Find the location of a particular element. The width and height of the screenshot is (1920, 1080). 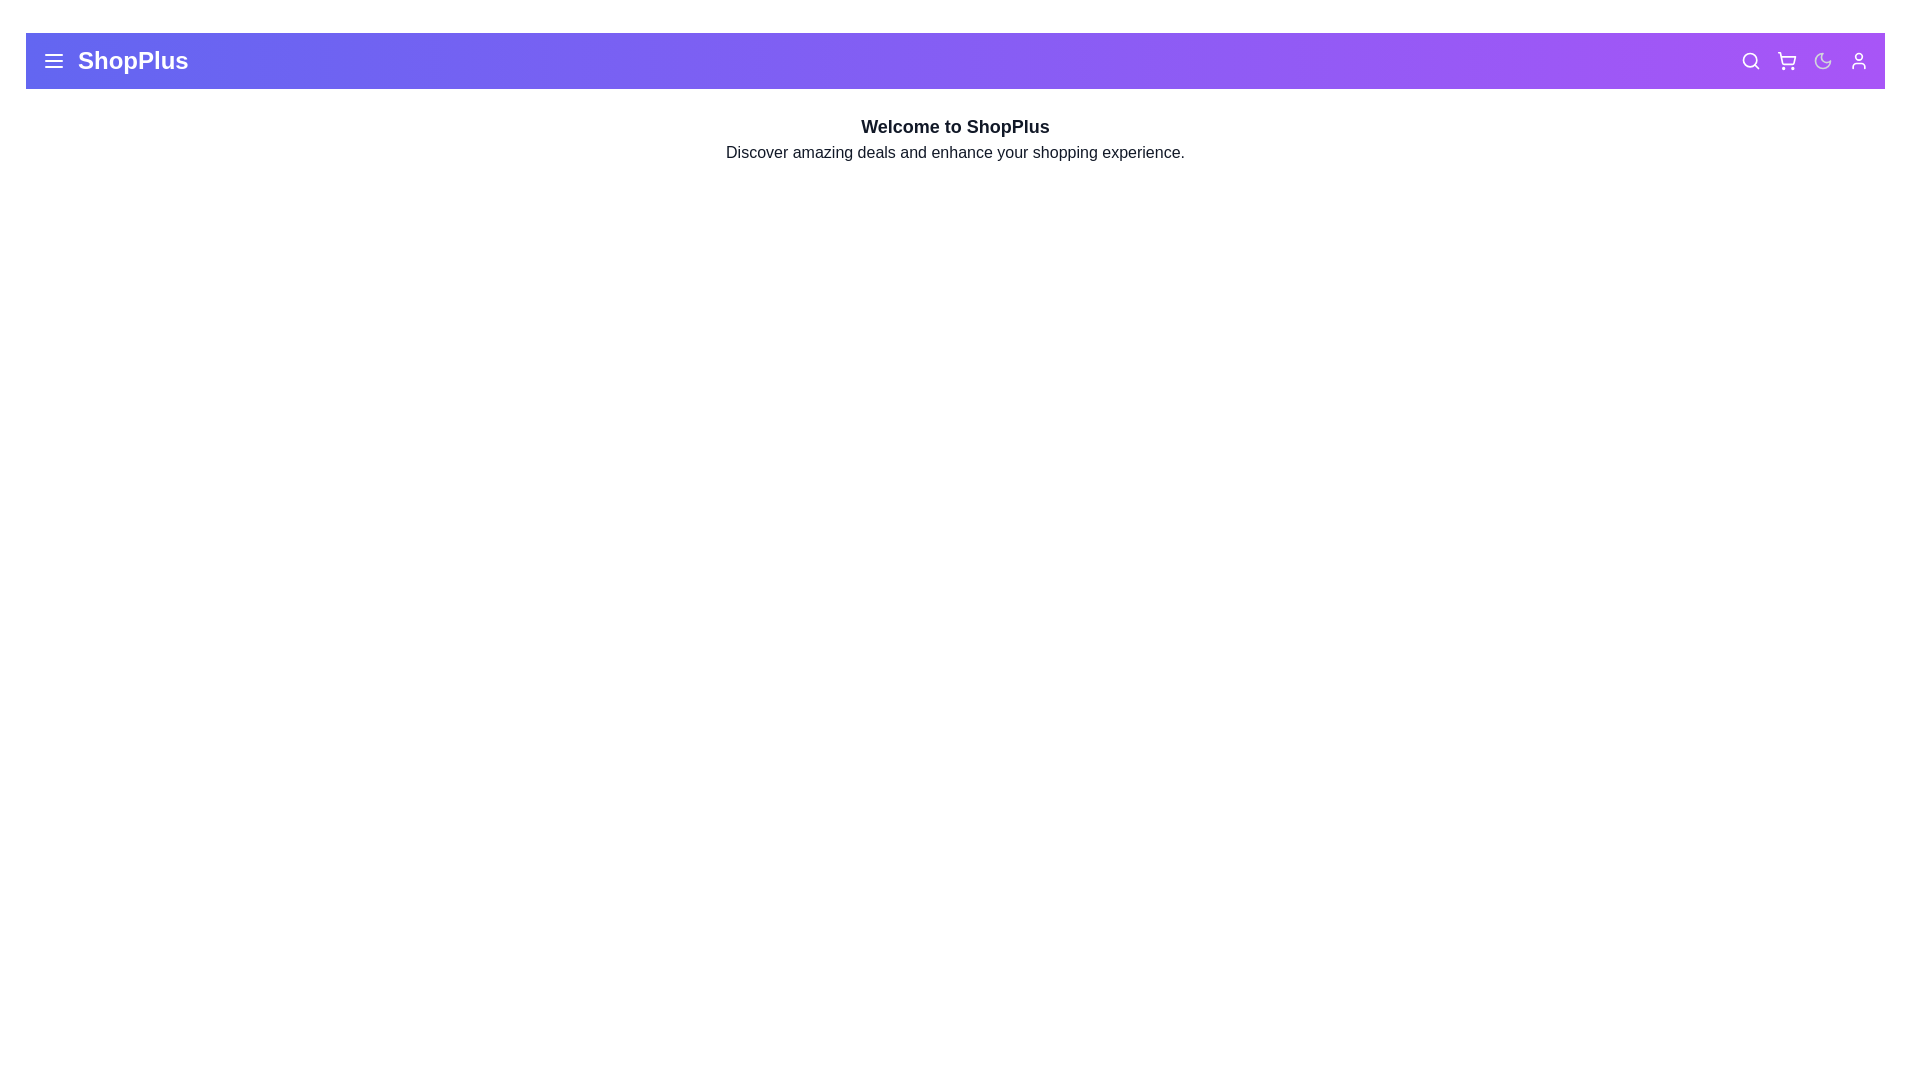

the dark mode toggle button to switch between light and dark mode is located at coordinates (1823, 60).